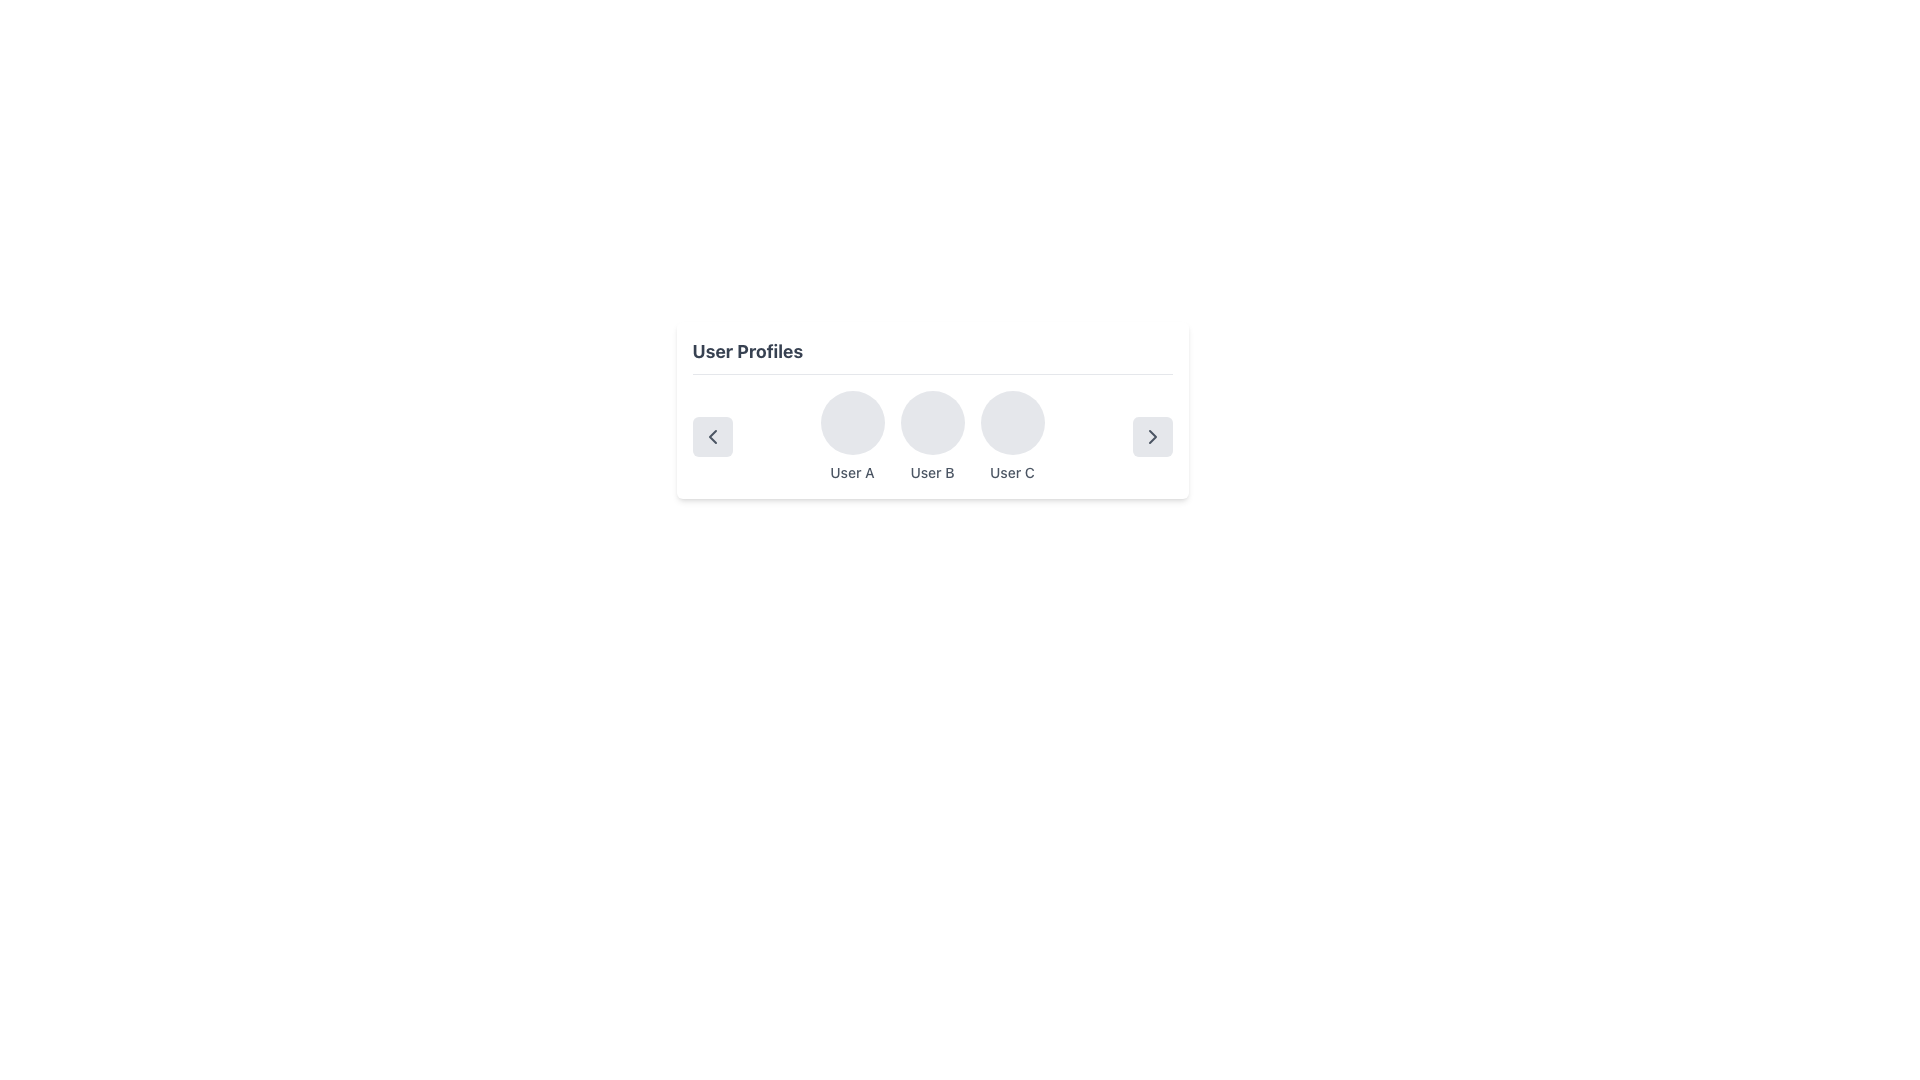 Image resolution: width=1920 pixels, height=1080 pixels. I want to click on user profile element representing 'User B' using assistive tools, so click(931, 435).